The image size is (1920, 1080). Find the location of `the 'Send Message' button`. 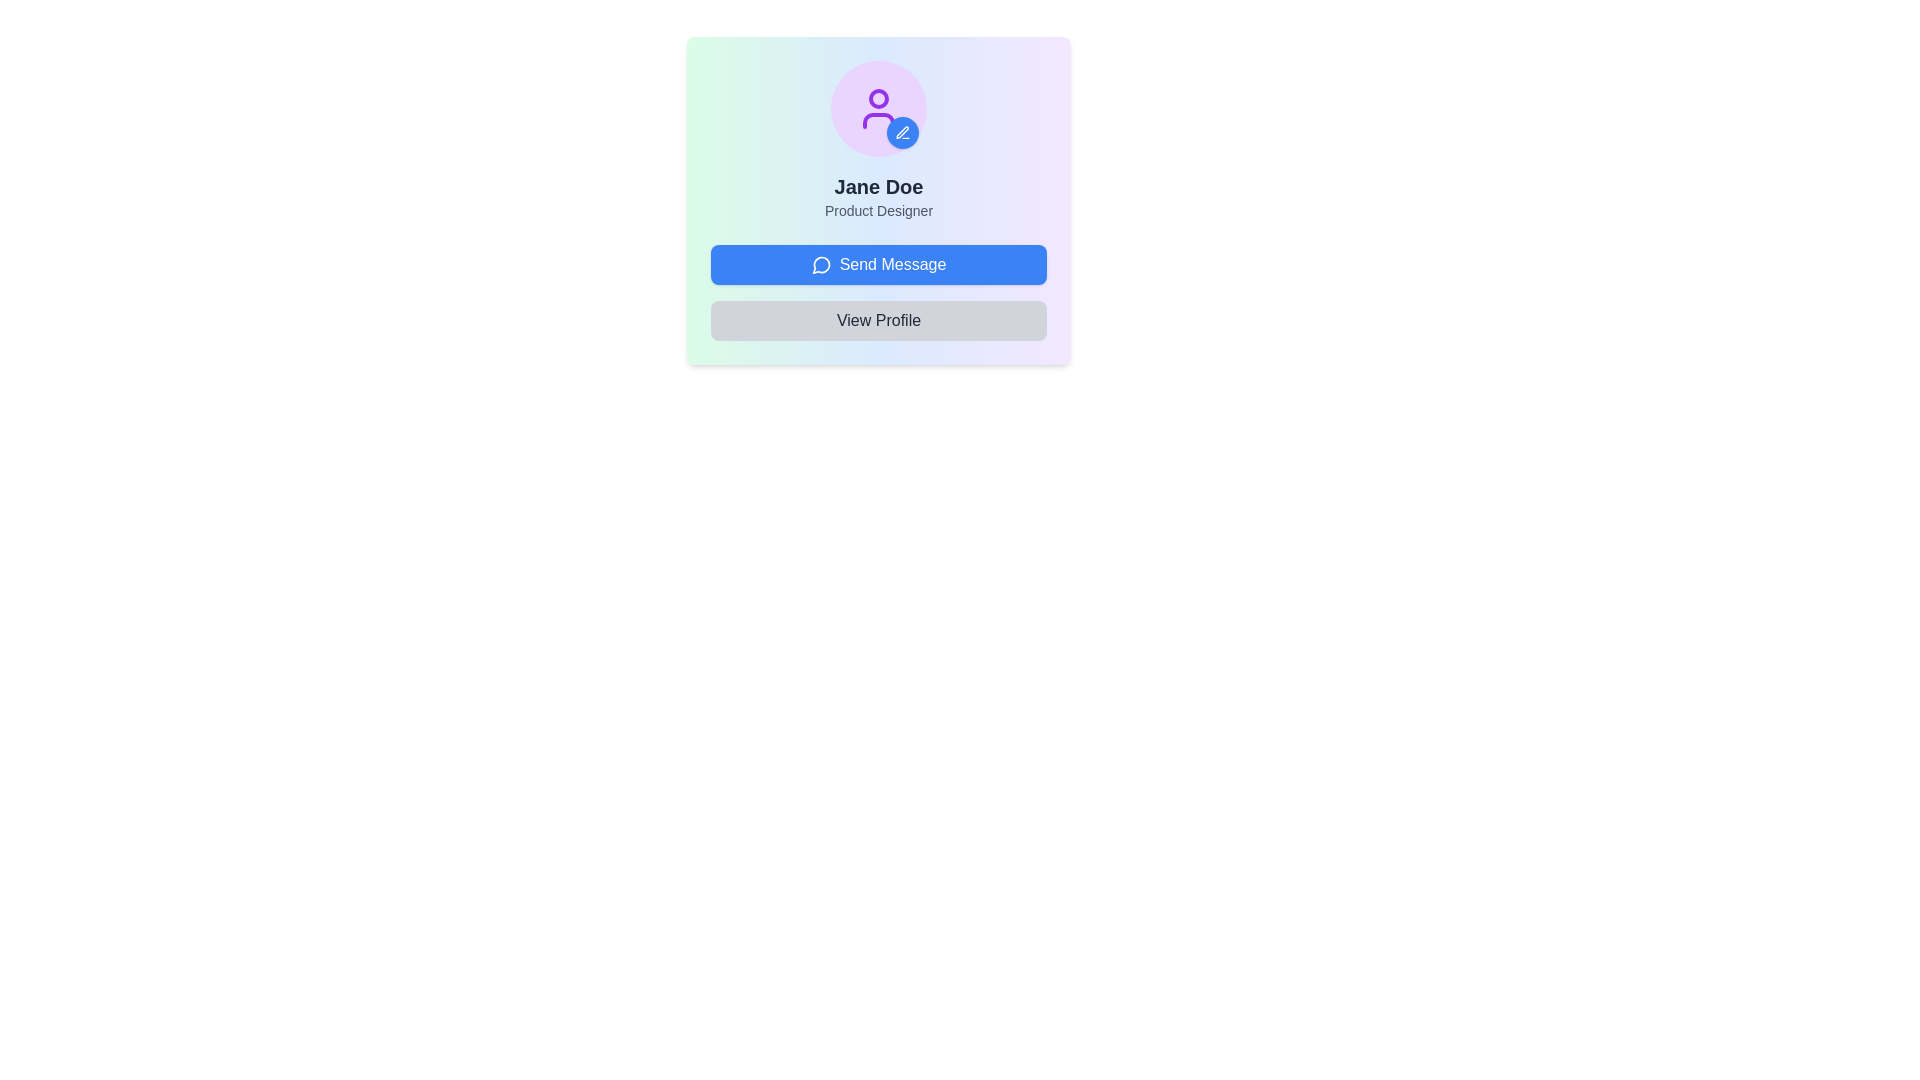

the 'Send Message' button is located at coordinates (878, 264).